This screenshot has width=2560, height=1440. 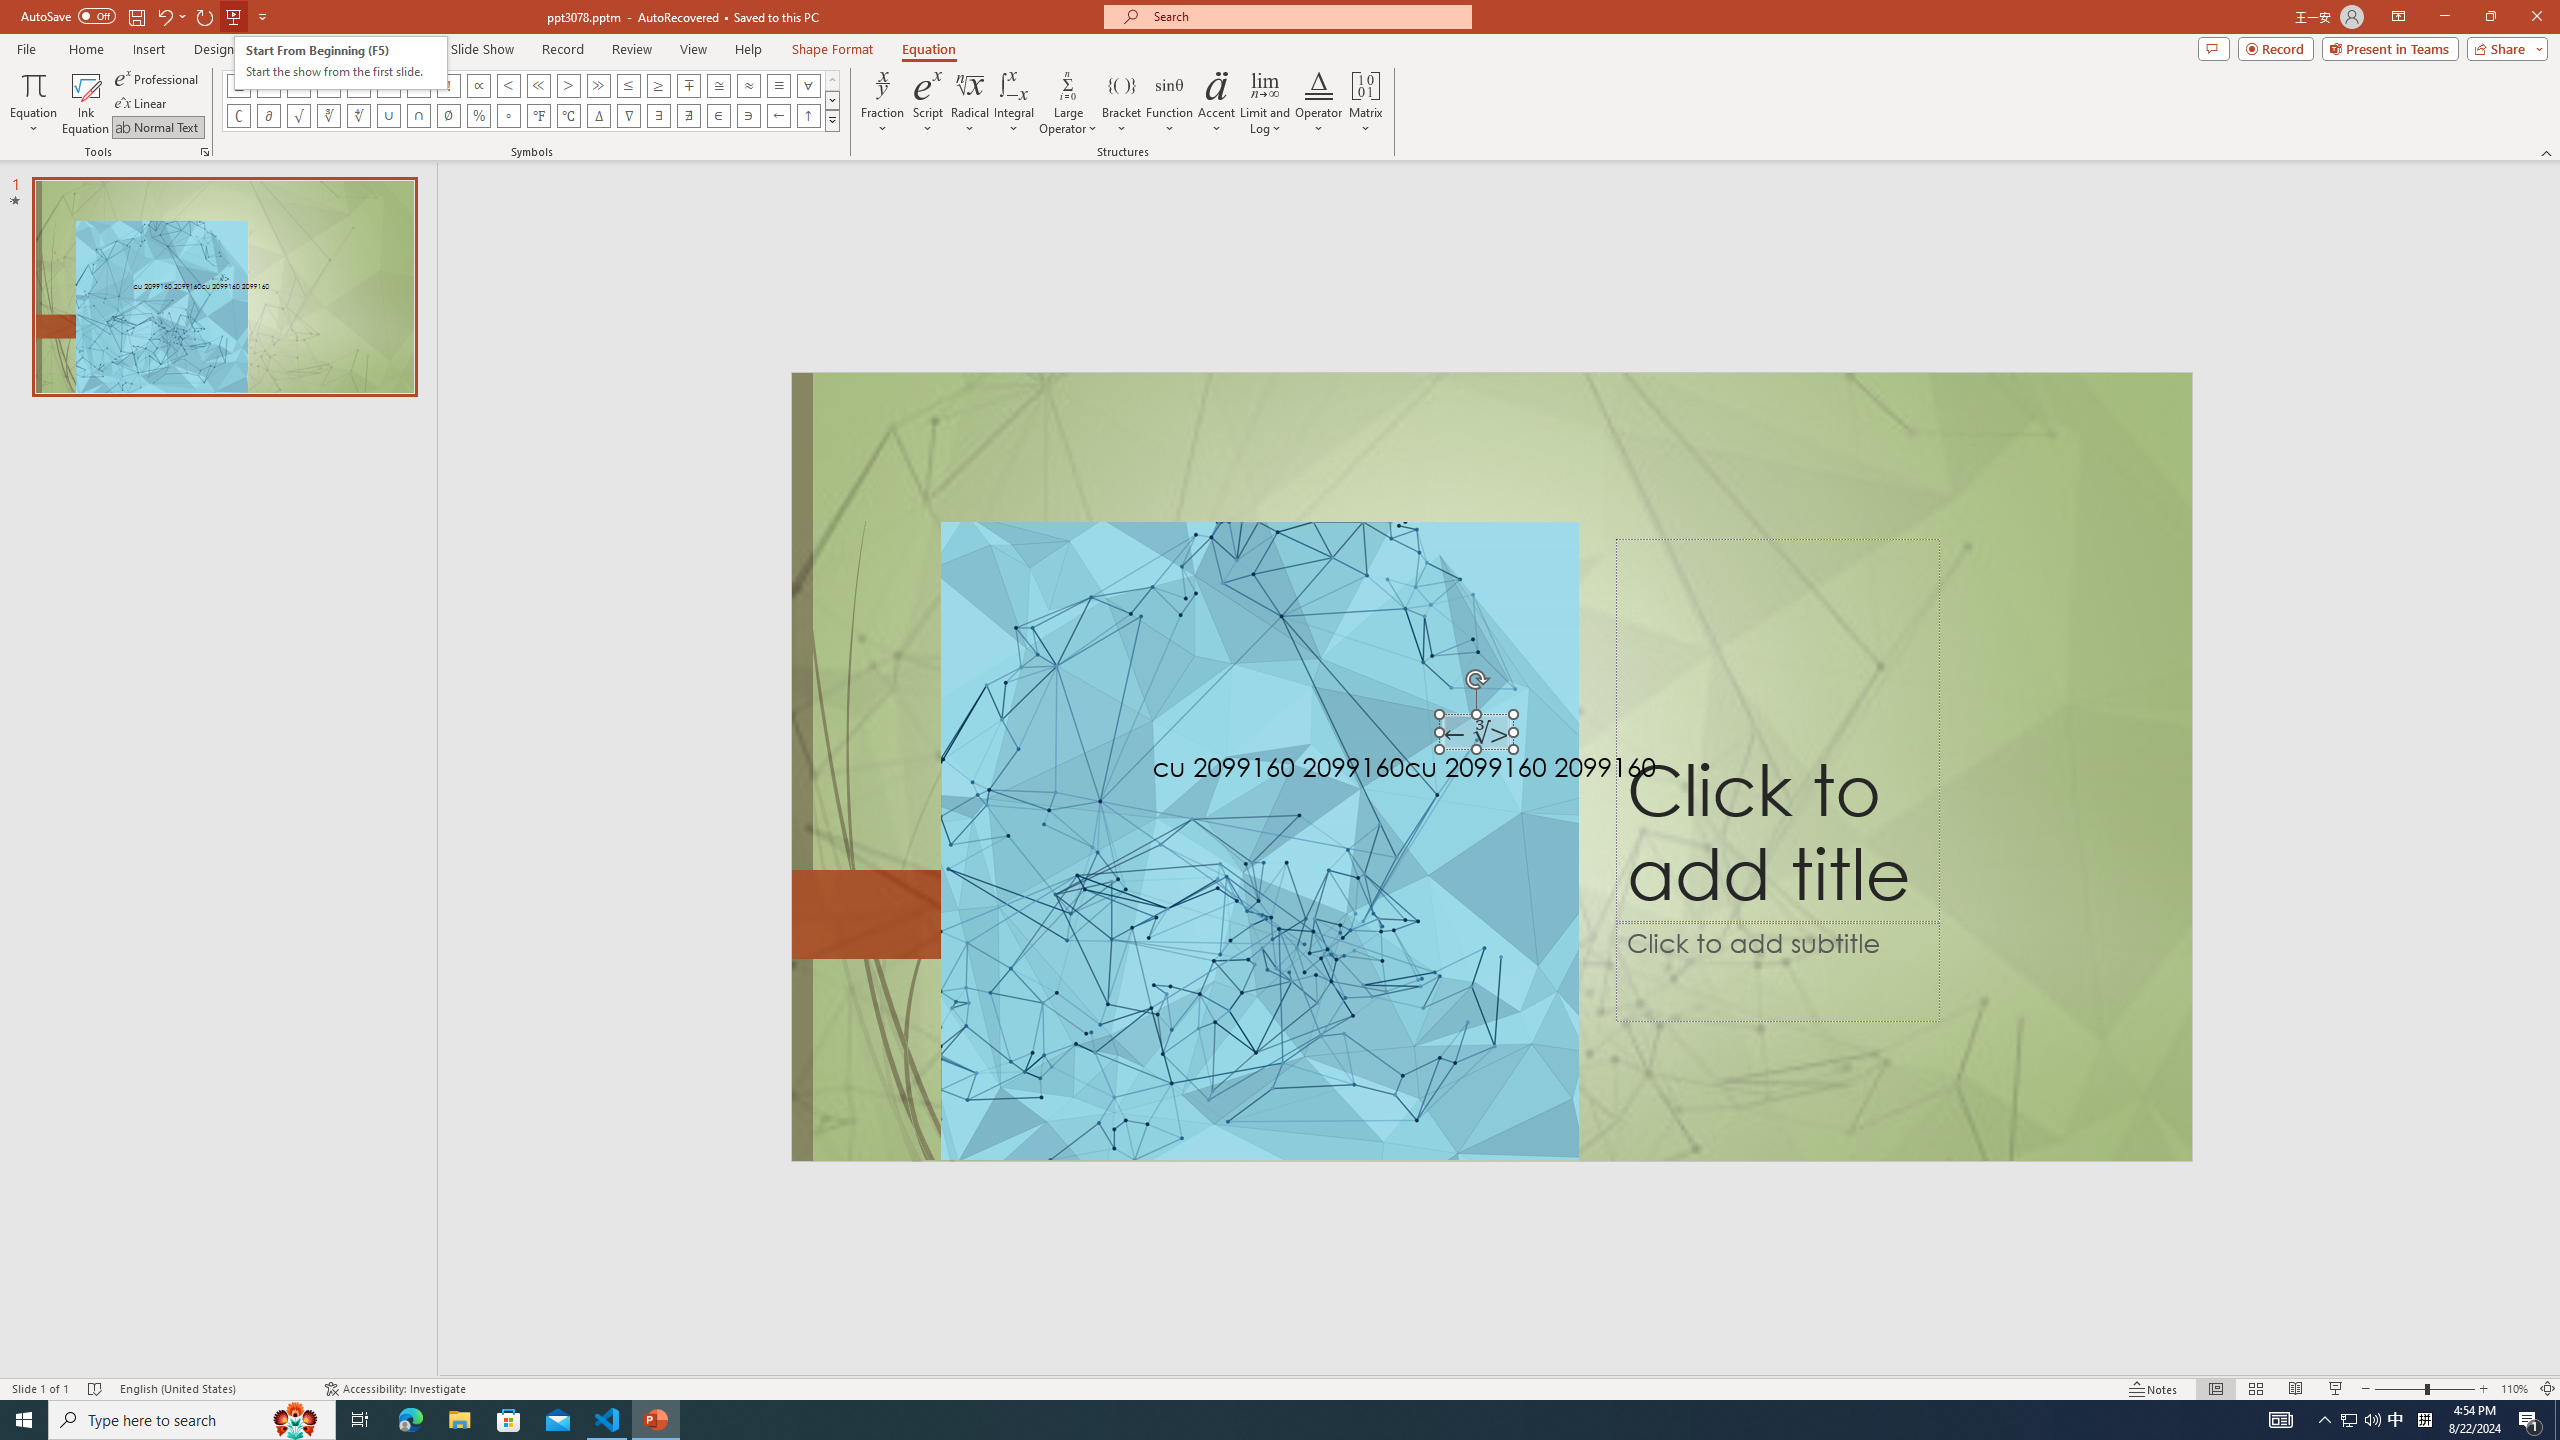 What do you see at coordinates (1121, 103) in the screenshot?
I see `'Bracket'` at bounding box center [1121, 103].